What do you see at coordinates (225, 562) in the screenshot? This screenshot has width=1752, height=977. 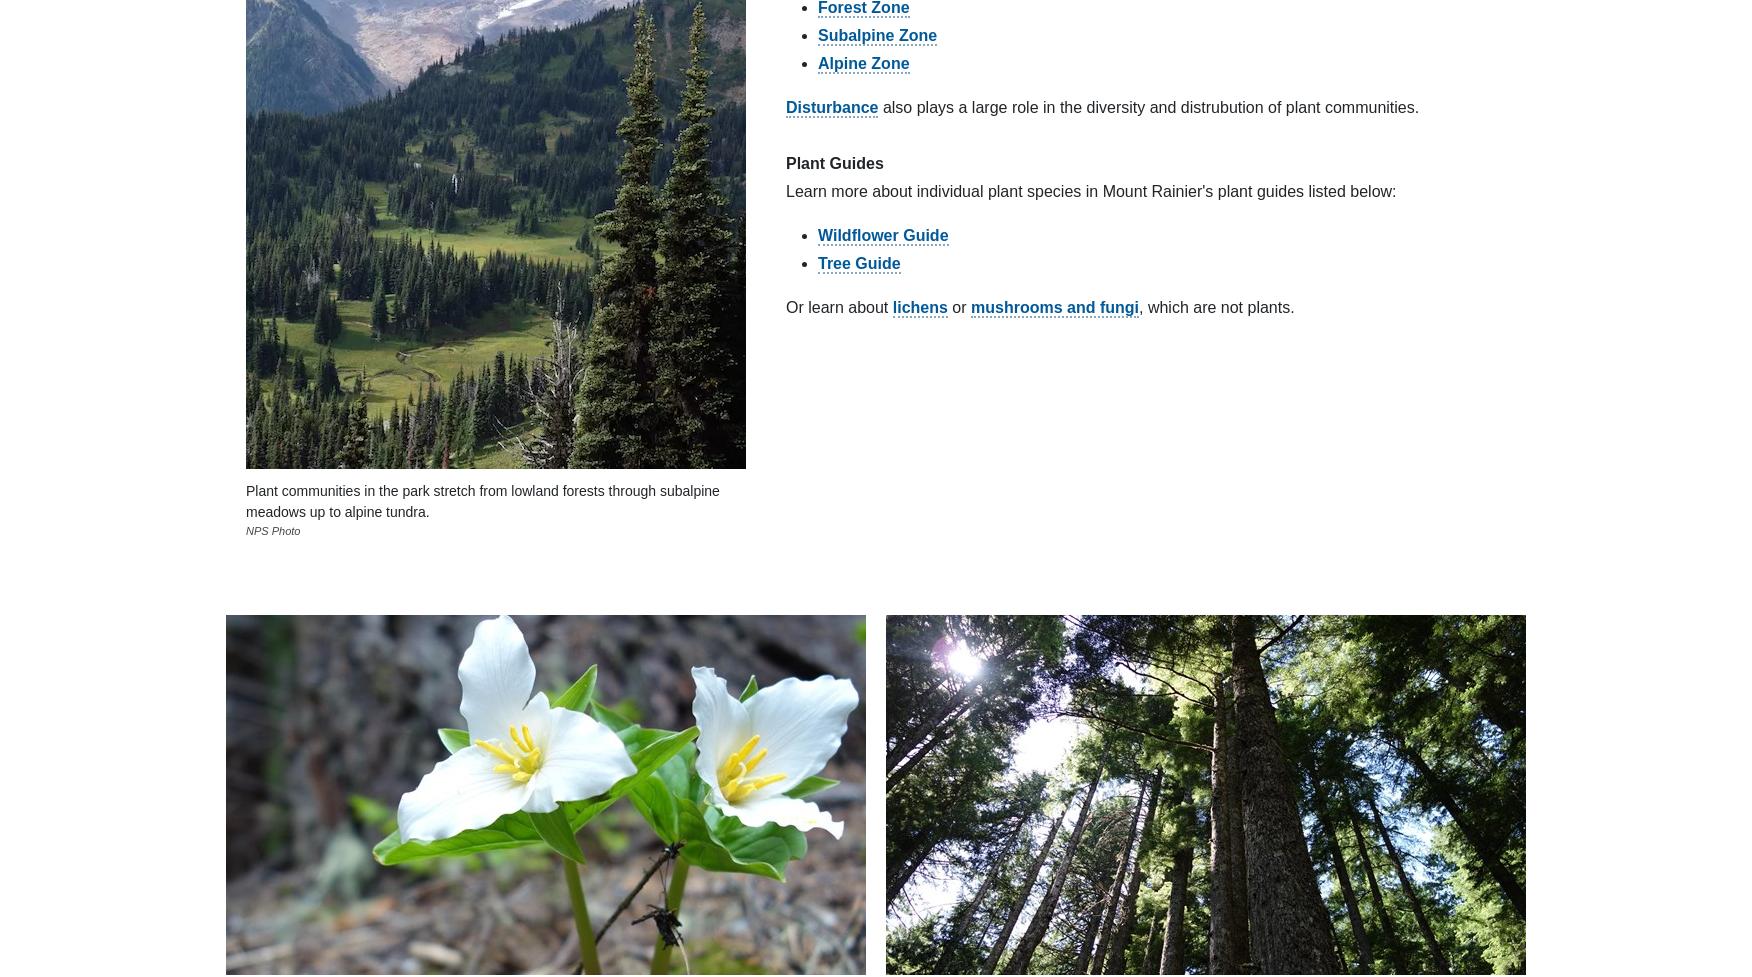 I see `'360 569-2211'` at bounding box center [225, 562].